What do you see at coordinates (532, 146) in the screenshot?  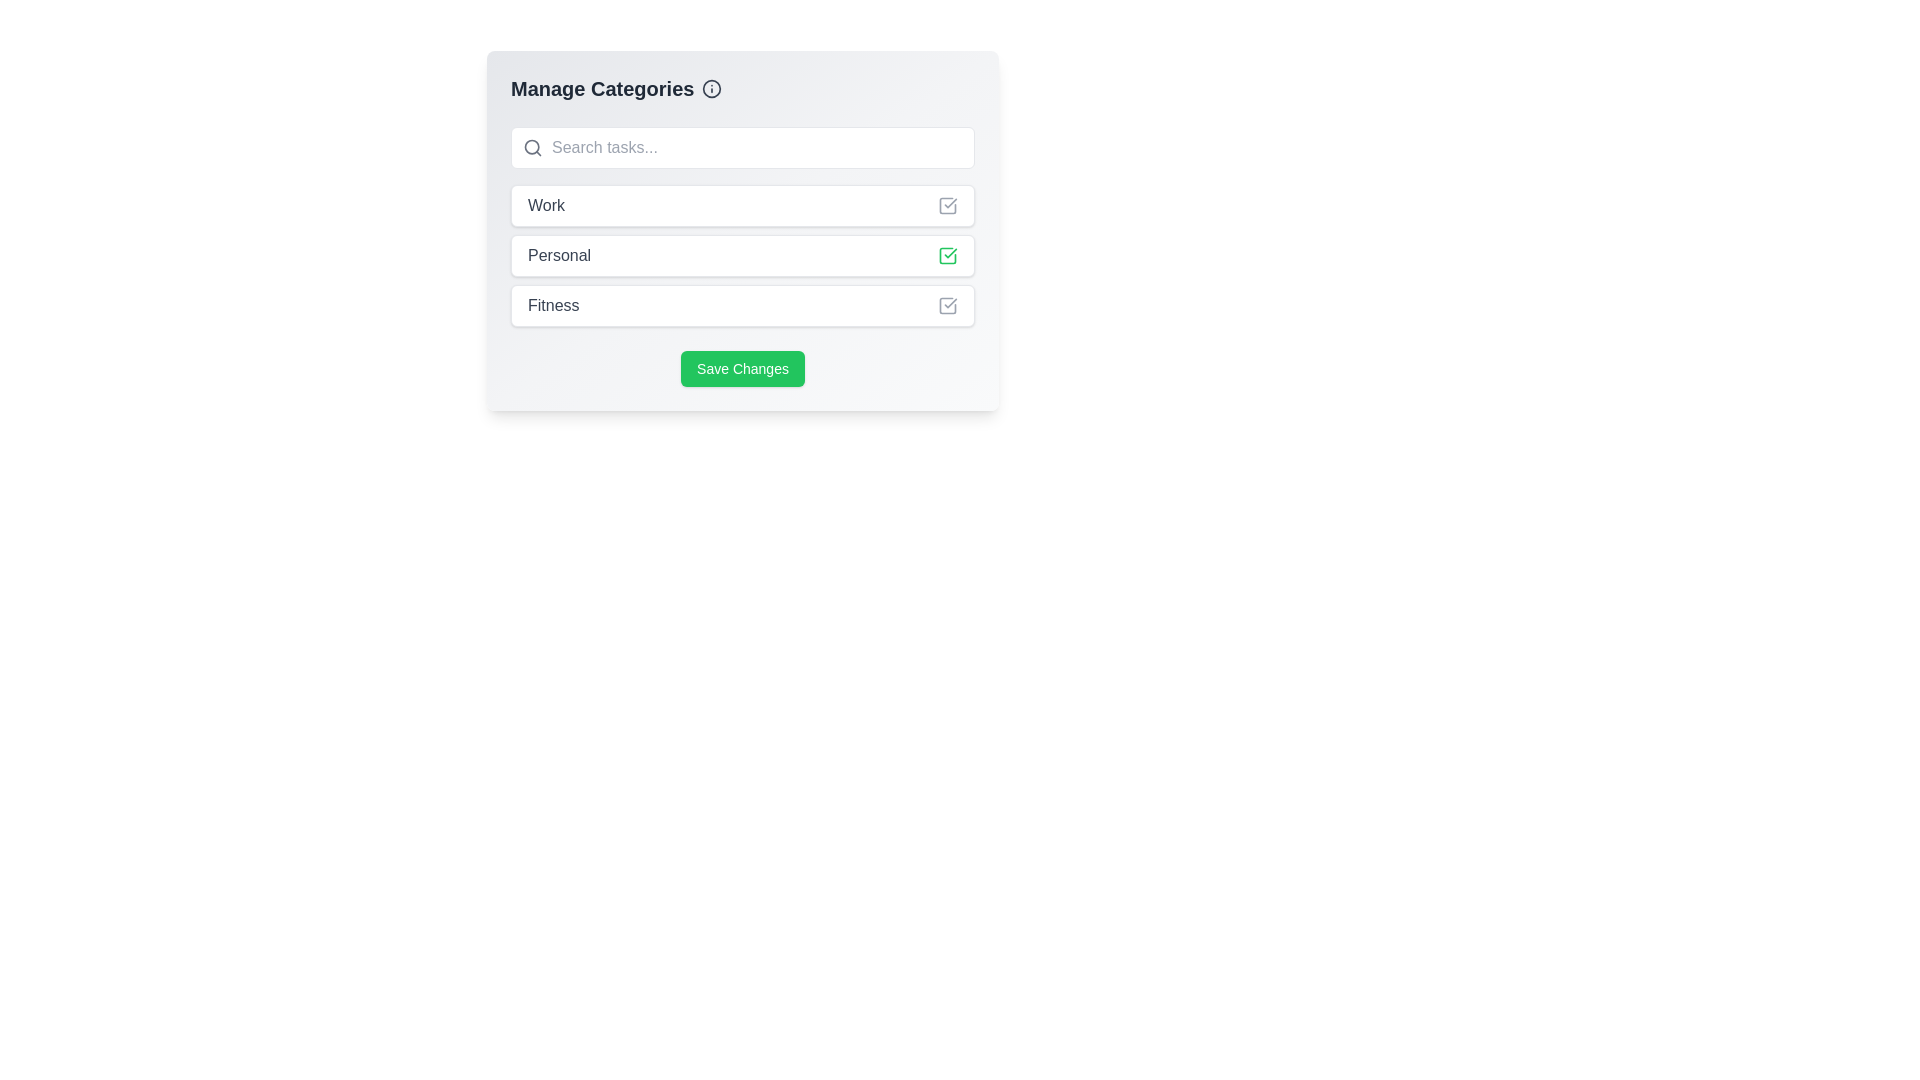 I see `the magnifying glass icon located within the 'Manage Categories' panel's search input field, adjacent to the placeholder text 'Search tasks...'` at bounding box center [532, 146].